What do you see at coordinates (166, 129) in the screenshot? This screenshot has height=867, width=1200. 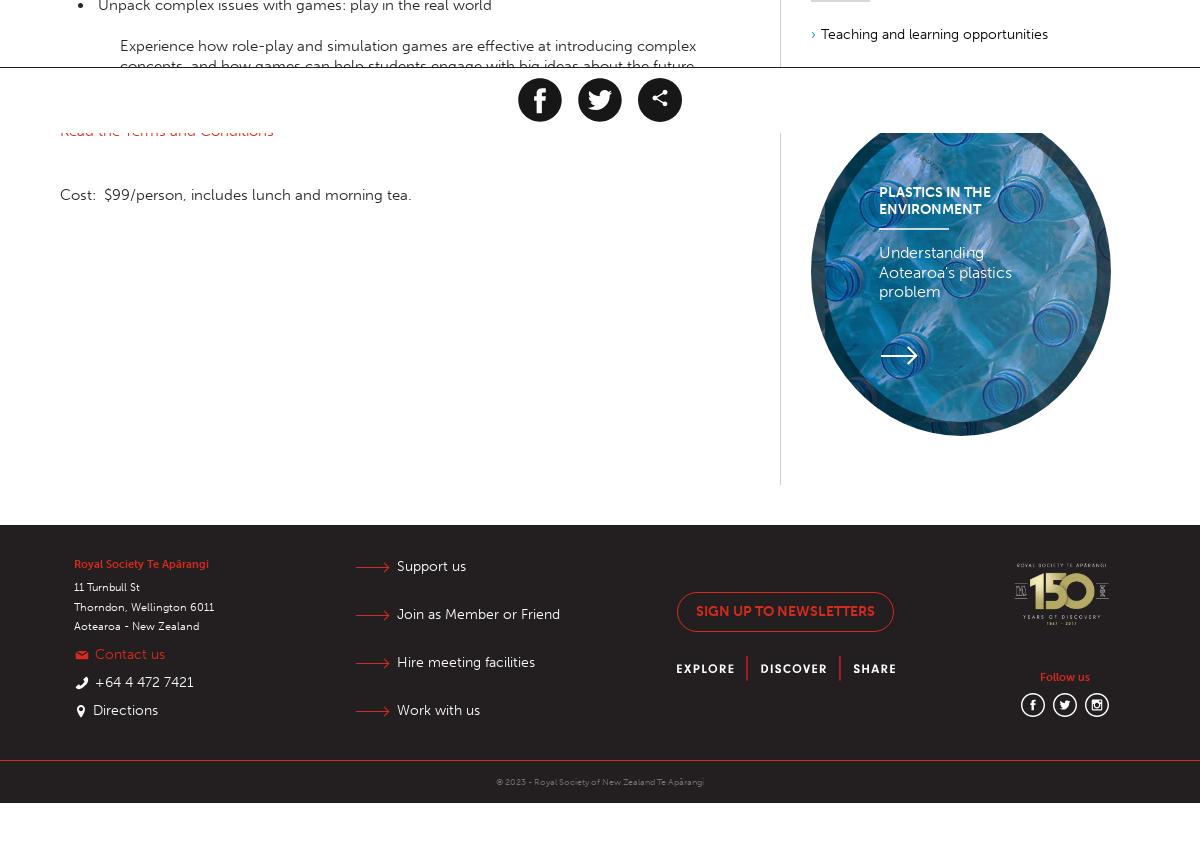 I see `'Read the Terms and Conditions'` at bounding box center [166, 129].